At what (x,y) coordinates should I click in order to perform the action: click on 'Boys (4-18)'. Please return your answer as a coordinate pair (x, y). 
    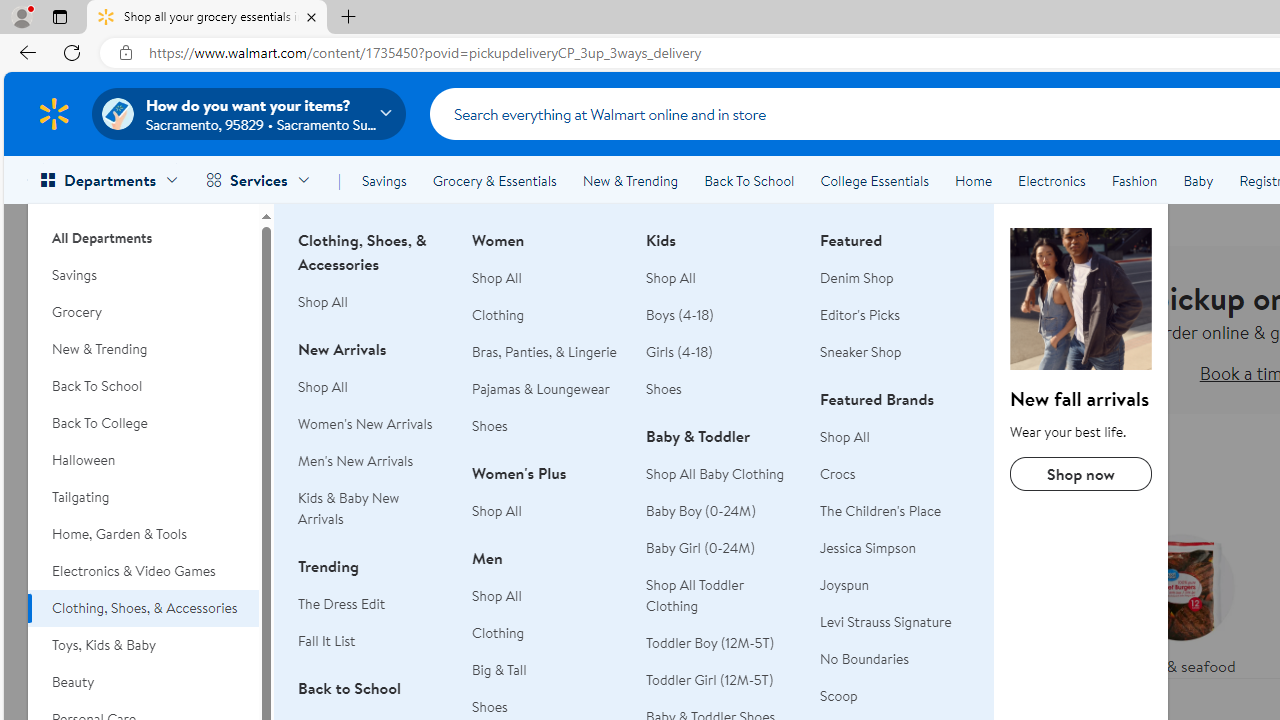
    Looking at the image, I should click on (680, 315).